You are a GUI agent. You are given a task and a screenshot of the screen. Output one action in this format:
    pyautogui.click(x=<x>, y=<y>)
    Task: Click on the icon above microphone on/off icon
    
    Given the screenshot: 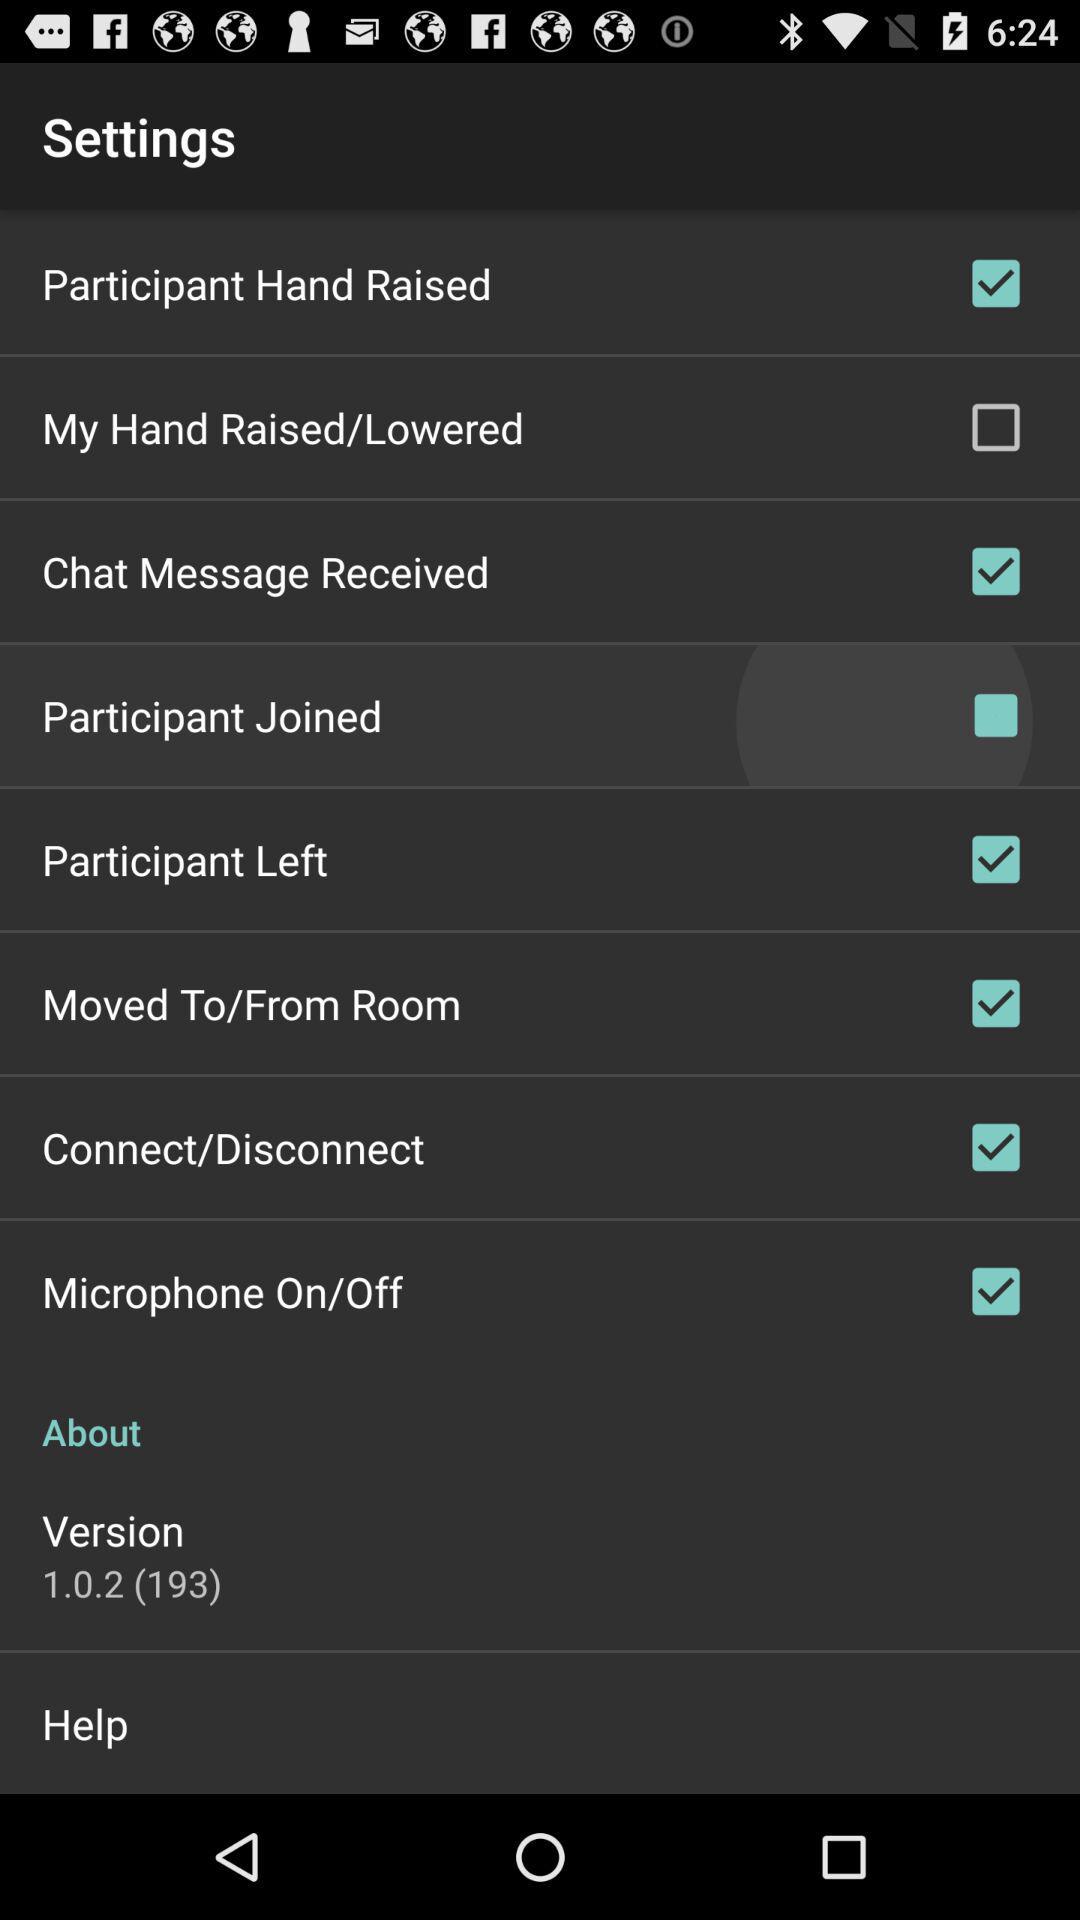 What is the action you would take?
    pyautogui.click(x=232, y=1147)
    